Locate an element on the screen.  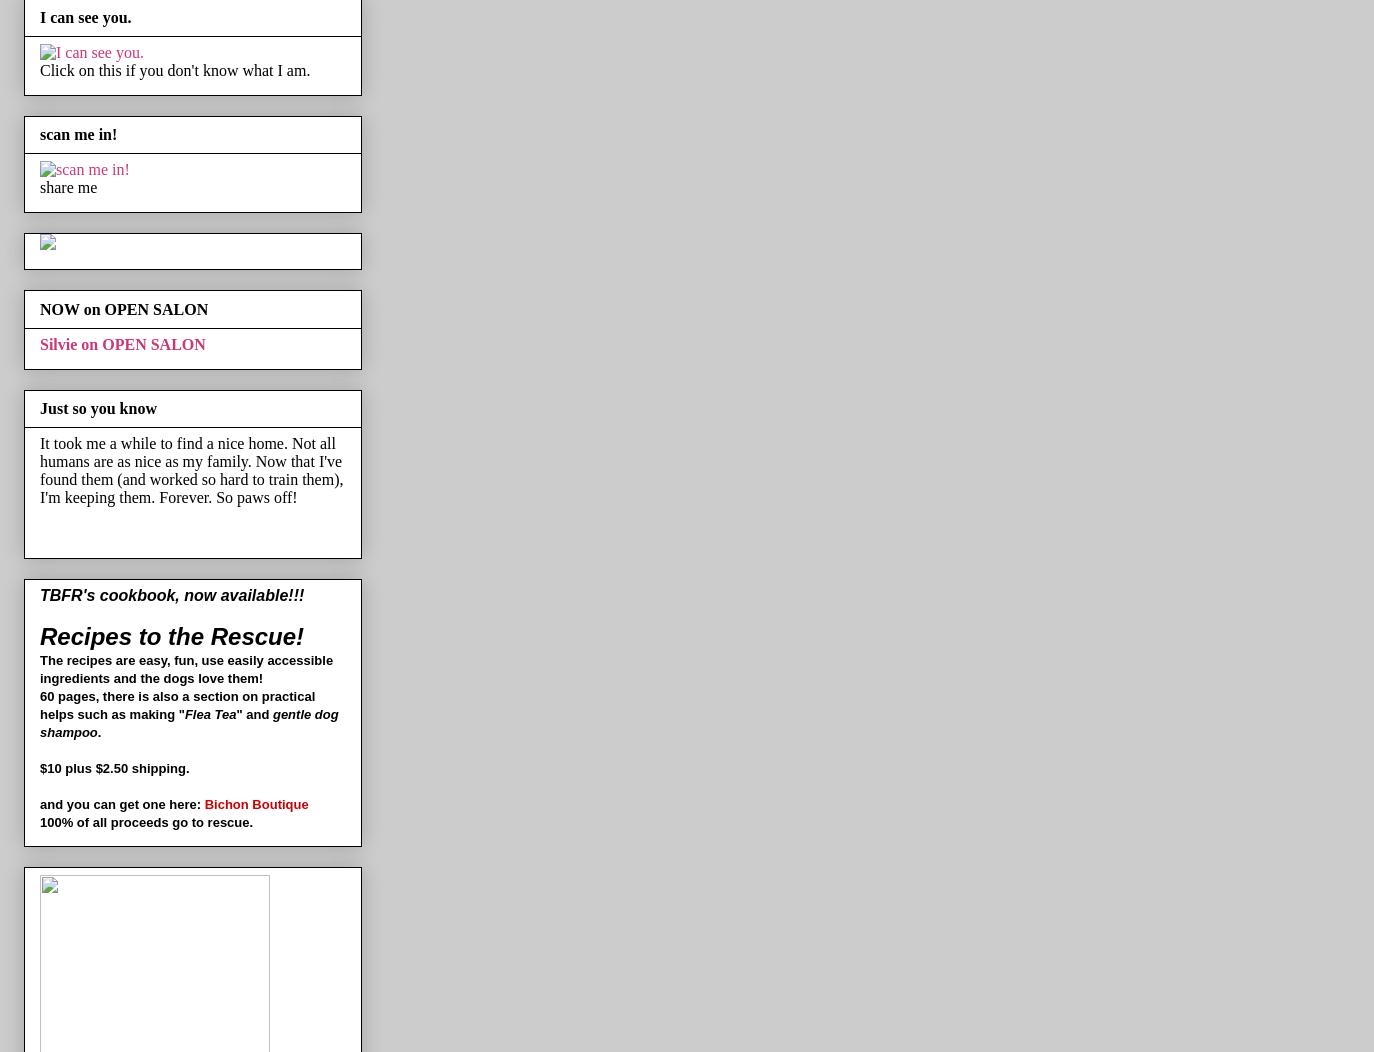
'$10 plus $2.50 shipping.' is located at coordinates (113, 767).